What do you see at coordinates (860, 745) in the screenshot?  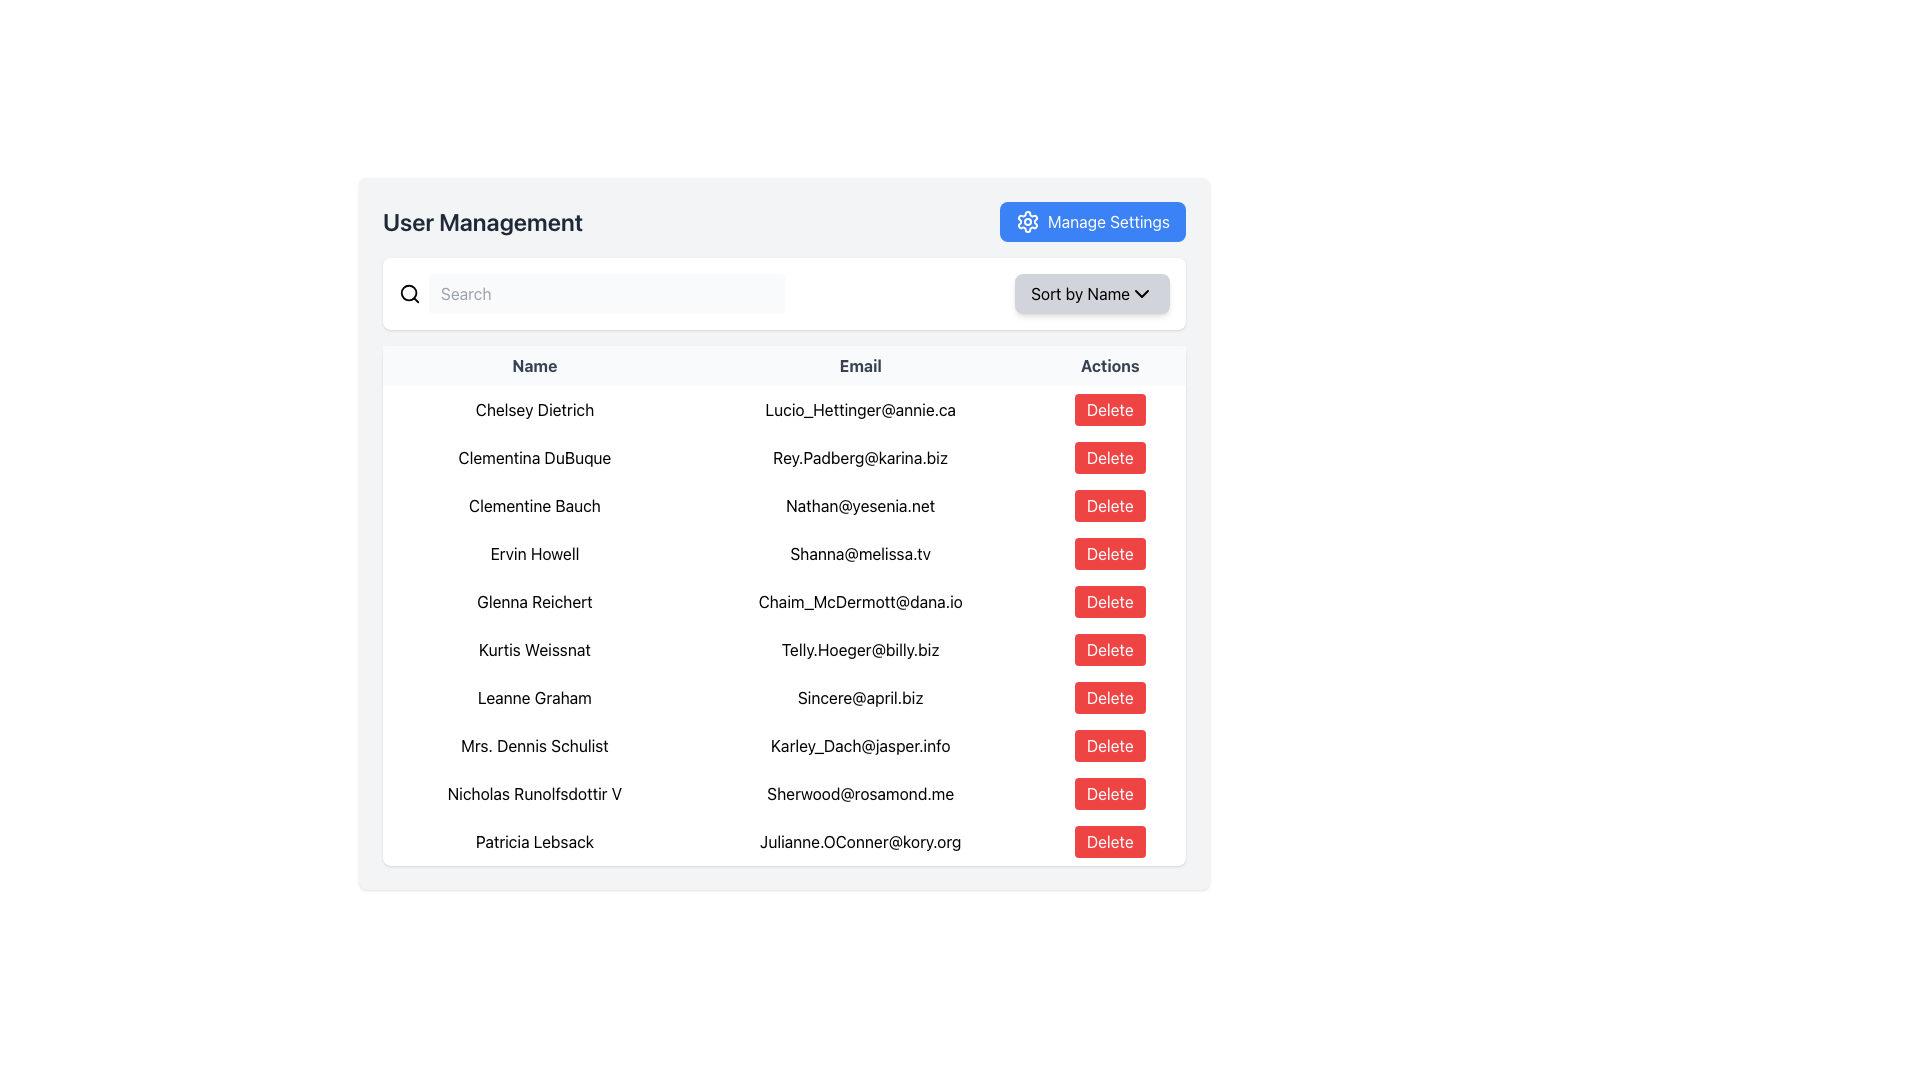 I see `the email address display for user 'Mrs. Dennis Schulist' in the middle column of the row, which is part of the table under the 'Email' section` at bounding box center [860, 745].